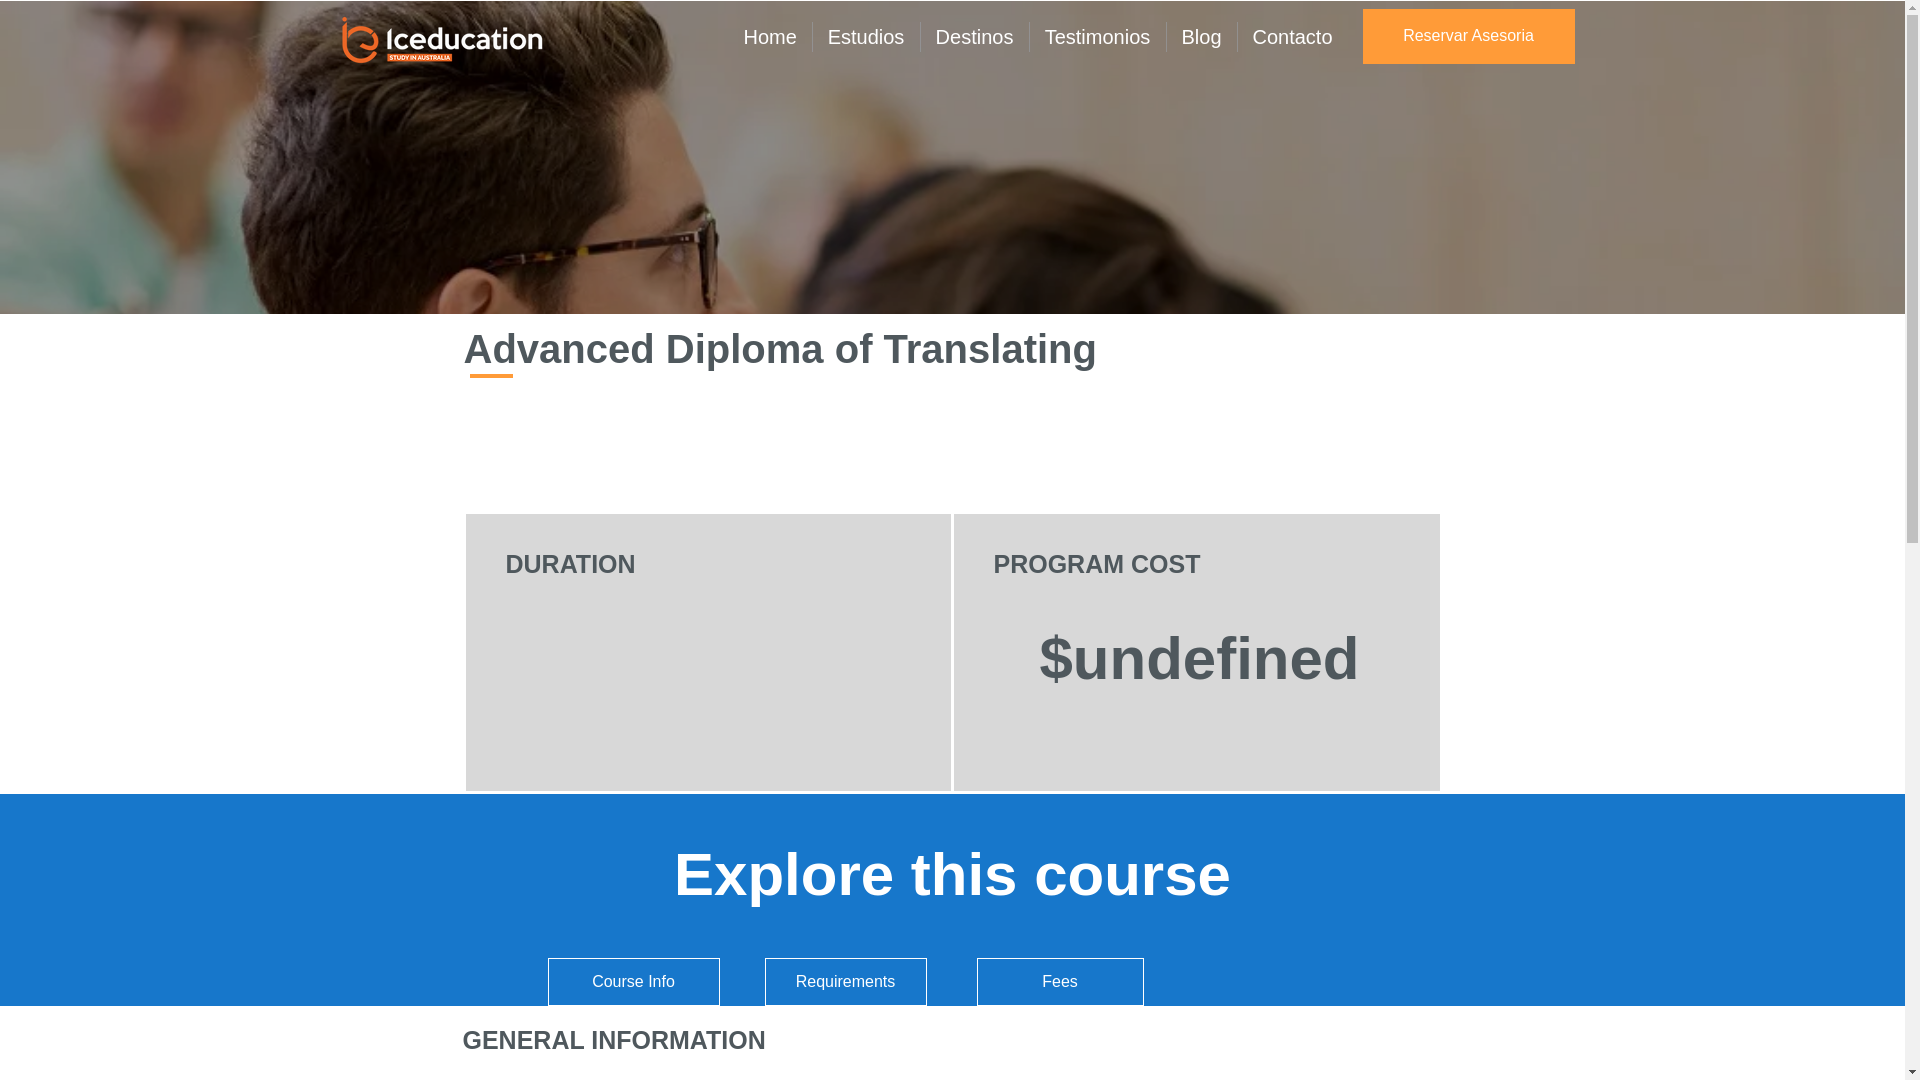 Image resolution: width=1920 pixels, height=1080 pixels. What do you see at coordinates (865, 37) in the screenshot?
I see `'Estudios'` at bounding box center [865, 37].